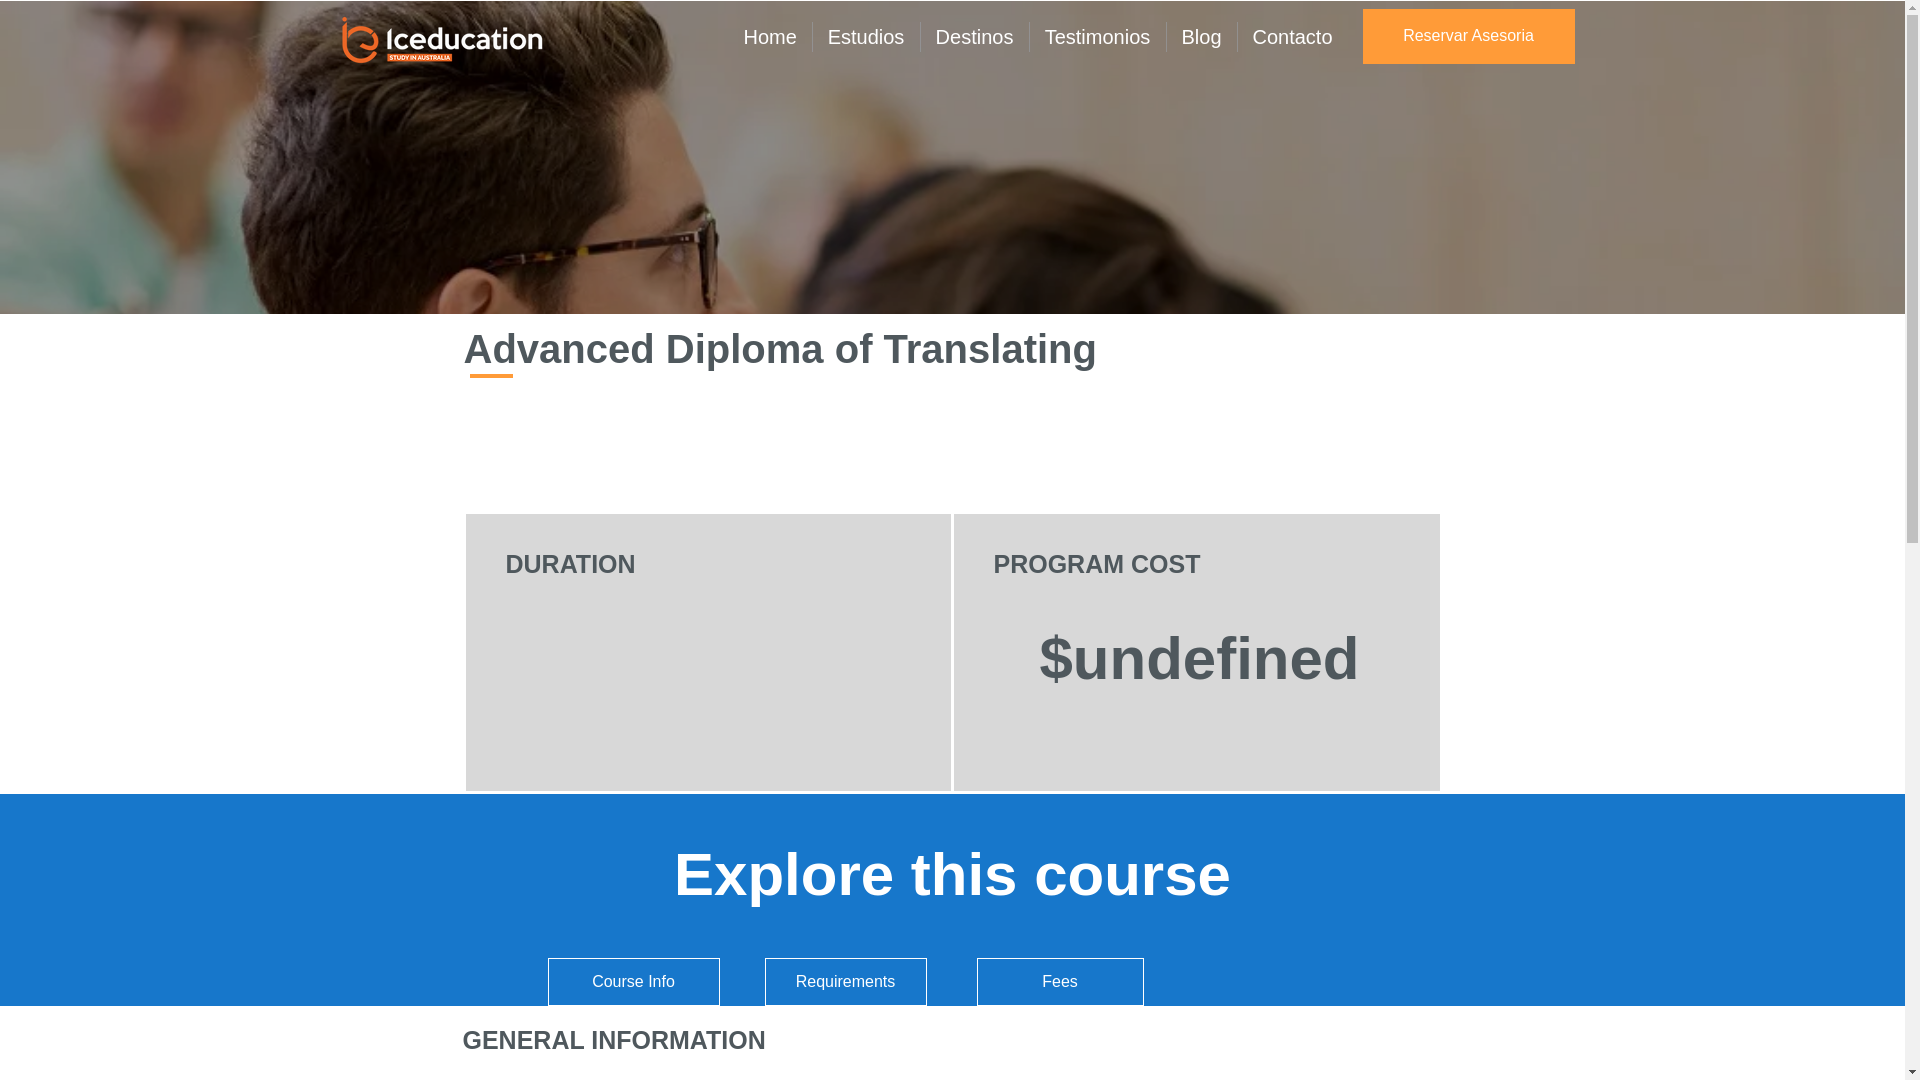 Image resolution: width=1920 pixels, height=1080 pixels. What do you see at coordinates (865, 37) in the screenshot?
I see `'Estudios'` at bounding box center [865, 37].